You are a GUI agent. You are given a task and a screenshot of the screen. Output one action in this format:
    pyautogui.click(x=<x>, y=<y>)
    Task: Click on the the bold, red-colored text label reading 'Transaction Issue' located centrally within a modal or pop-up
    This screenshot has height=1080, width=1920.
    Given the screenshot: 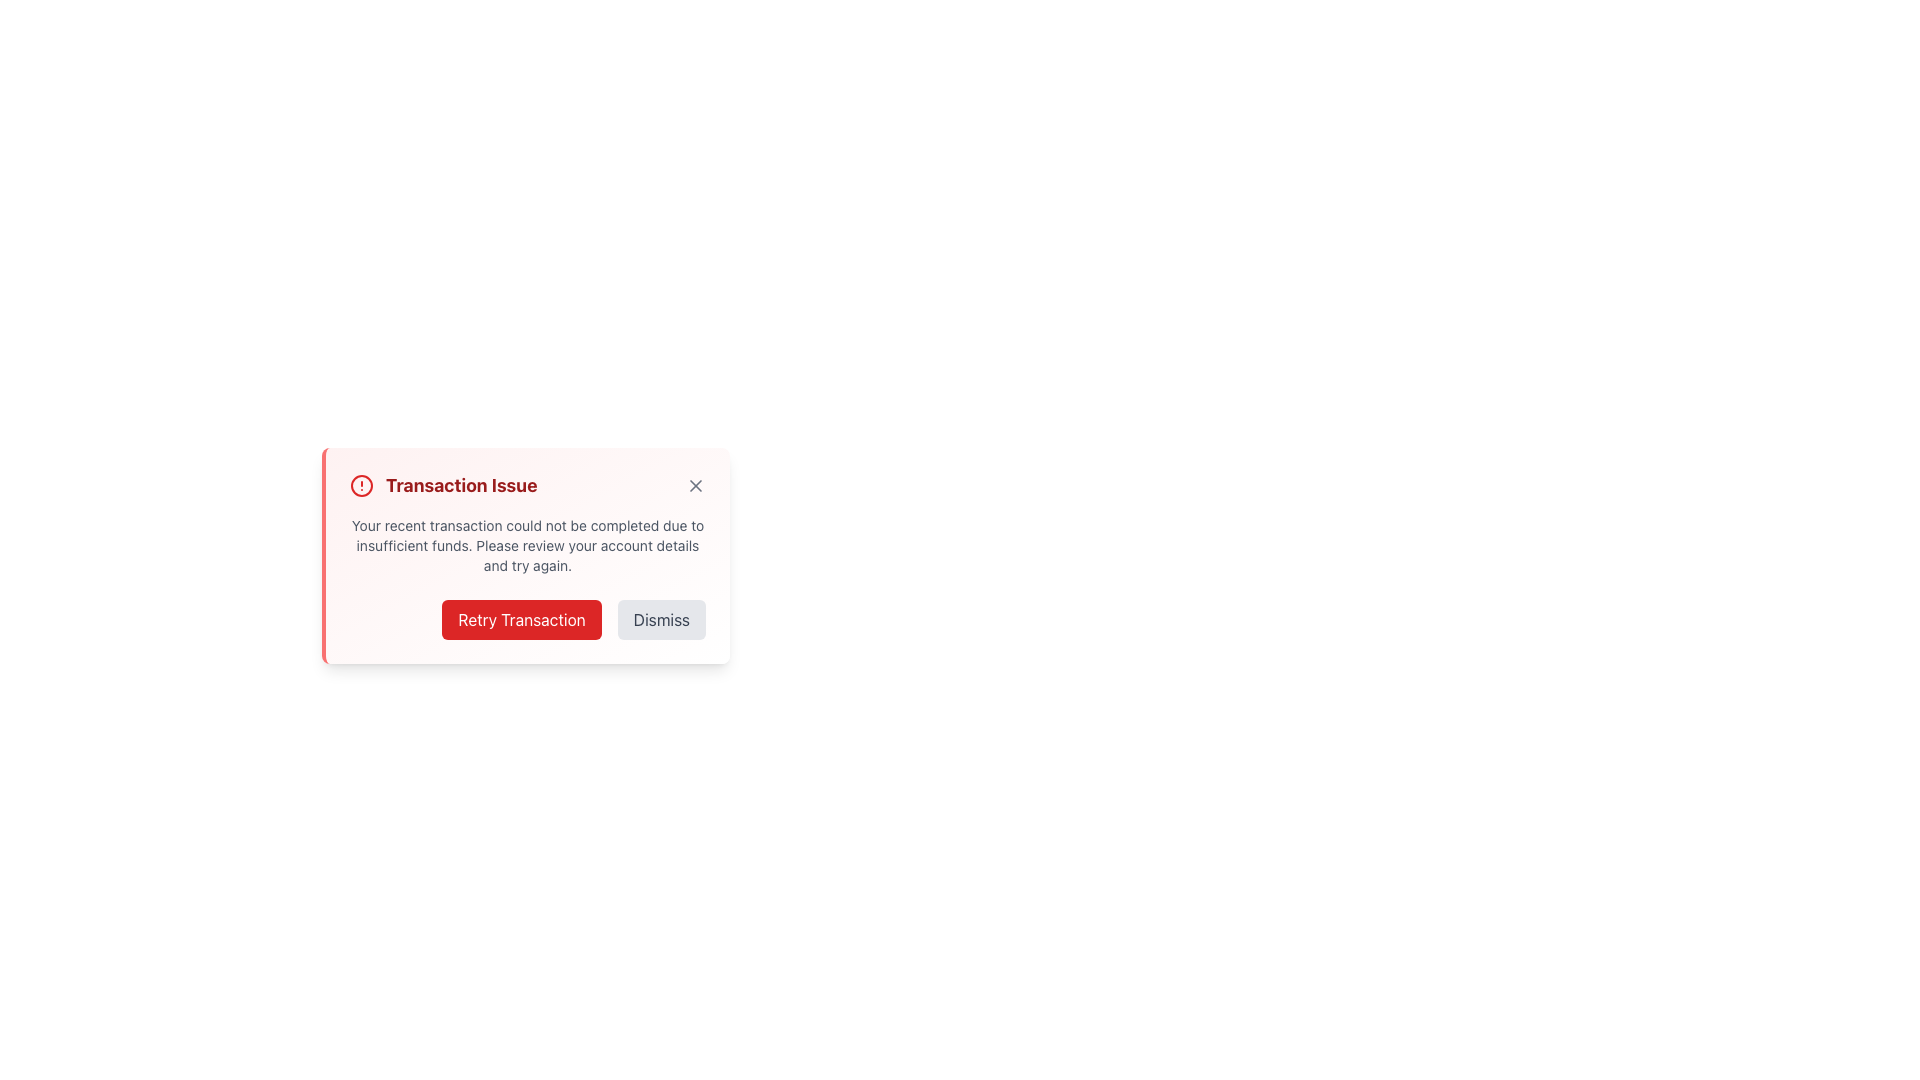 What is the action you would take?
    pyautogui.click(x=460, y=486)
    